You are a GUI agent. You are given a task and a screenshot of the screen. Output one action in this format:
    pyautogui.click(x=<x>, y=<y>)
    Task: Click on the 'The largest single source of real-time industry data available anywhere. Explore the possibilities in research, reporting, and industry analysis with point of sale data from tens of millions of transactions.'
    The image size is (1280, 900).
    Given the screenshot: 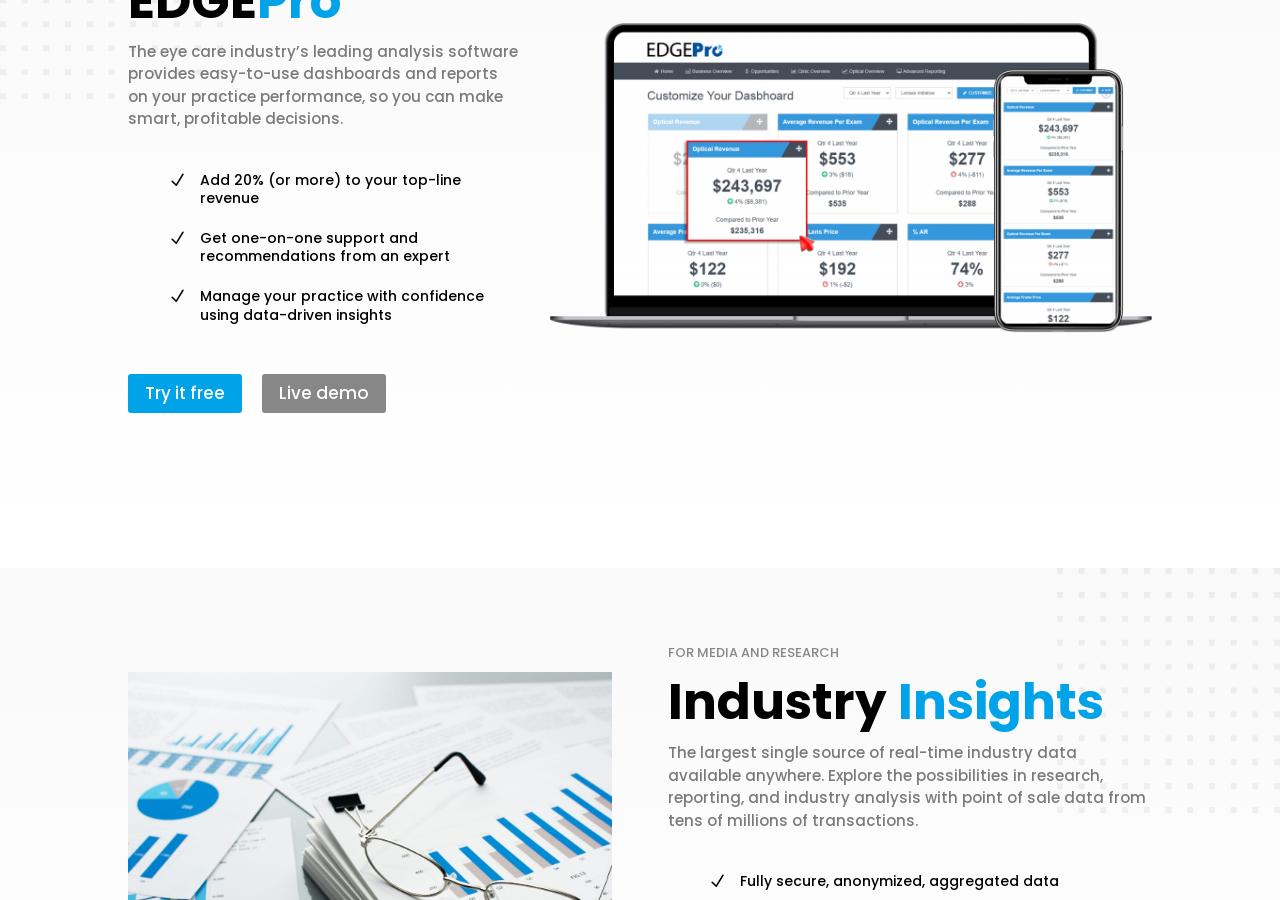 What is the action you would take?
    pyautogui.click(x=906, y=784)
    